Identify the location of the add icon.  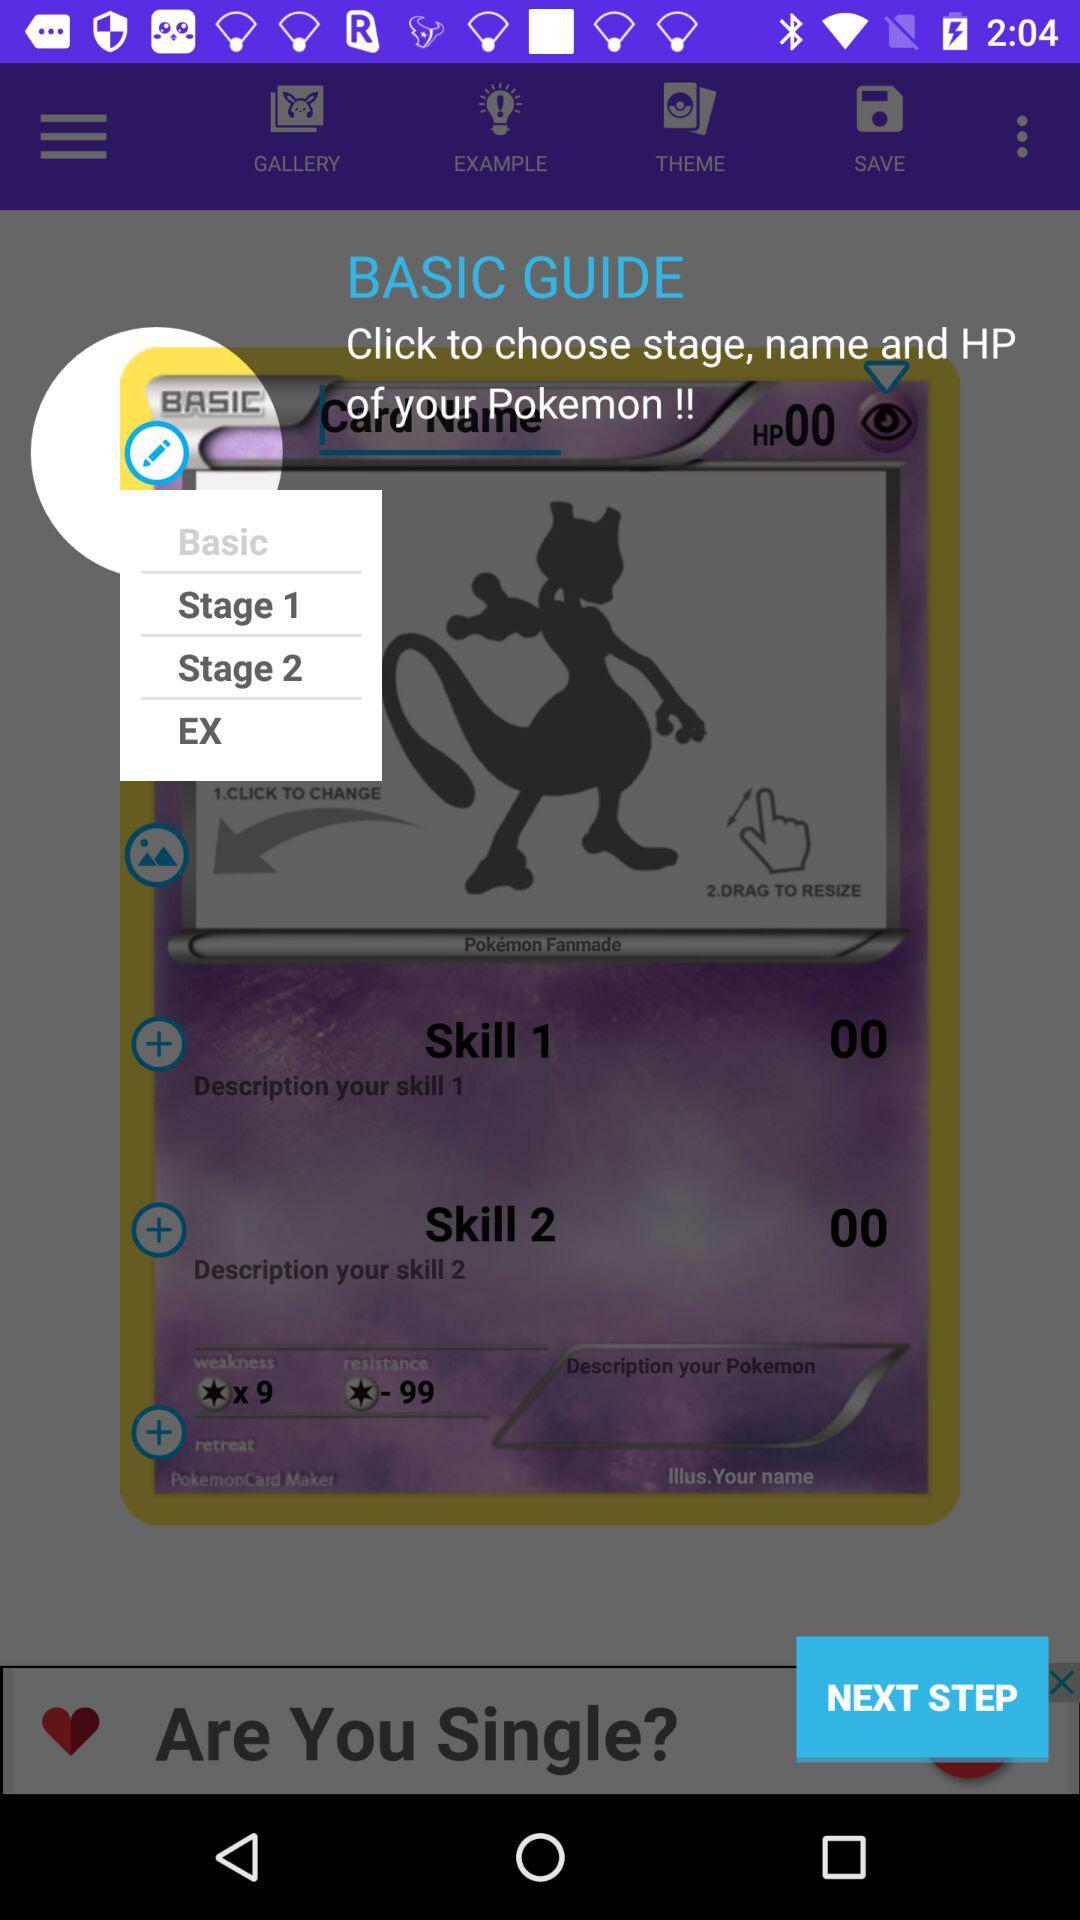
(157, 1228).